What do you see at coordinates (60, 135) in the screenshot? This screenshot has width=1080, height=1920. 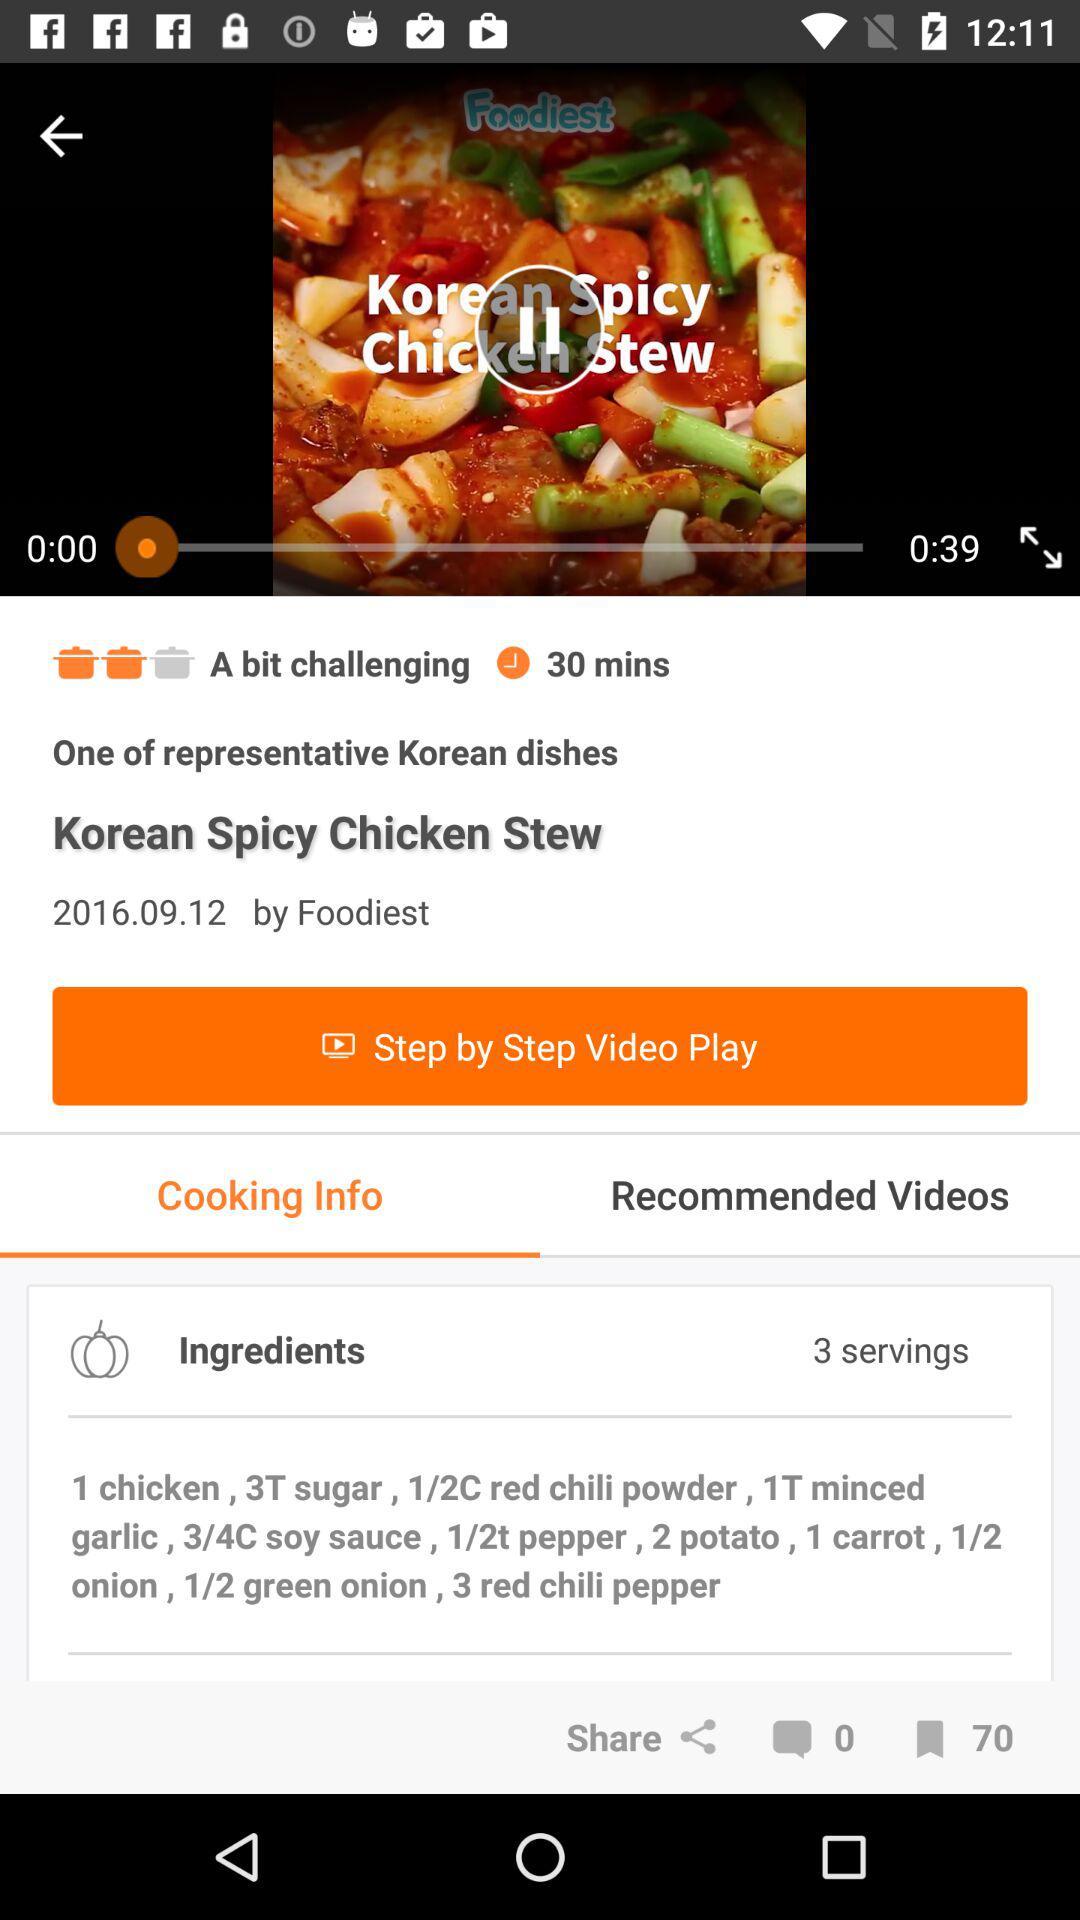 I see `go back` at bounding box center [60, 135].